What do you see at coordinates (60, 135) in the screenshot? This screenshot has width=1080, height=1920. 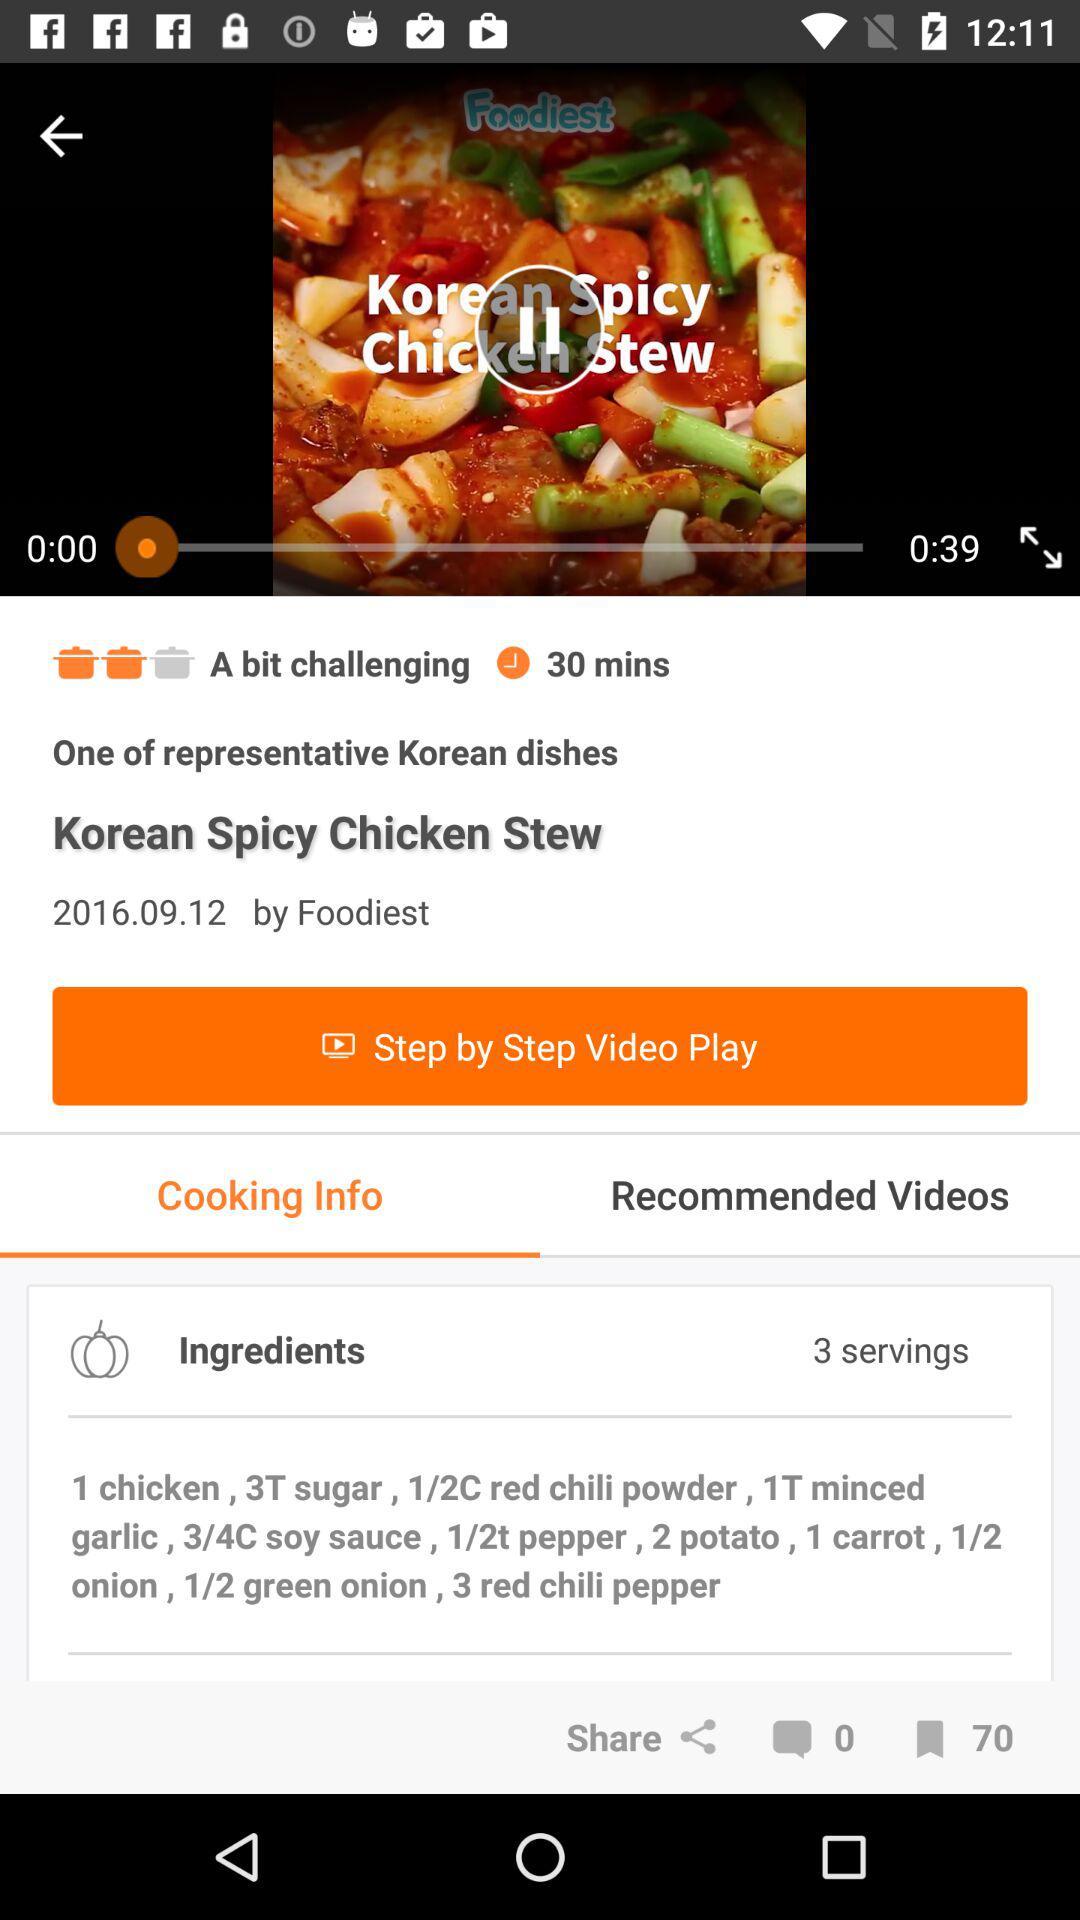 I see `go back` at bounding box center [60, 135].